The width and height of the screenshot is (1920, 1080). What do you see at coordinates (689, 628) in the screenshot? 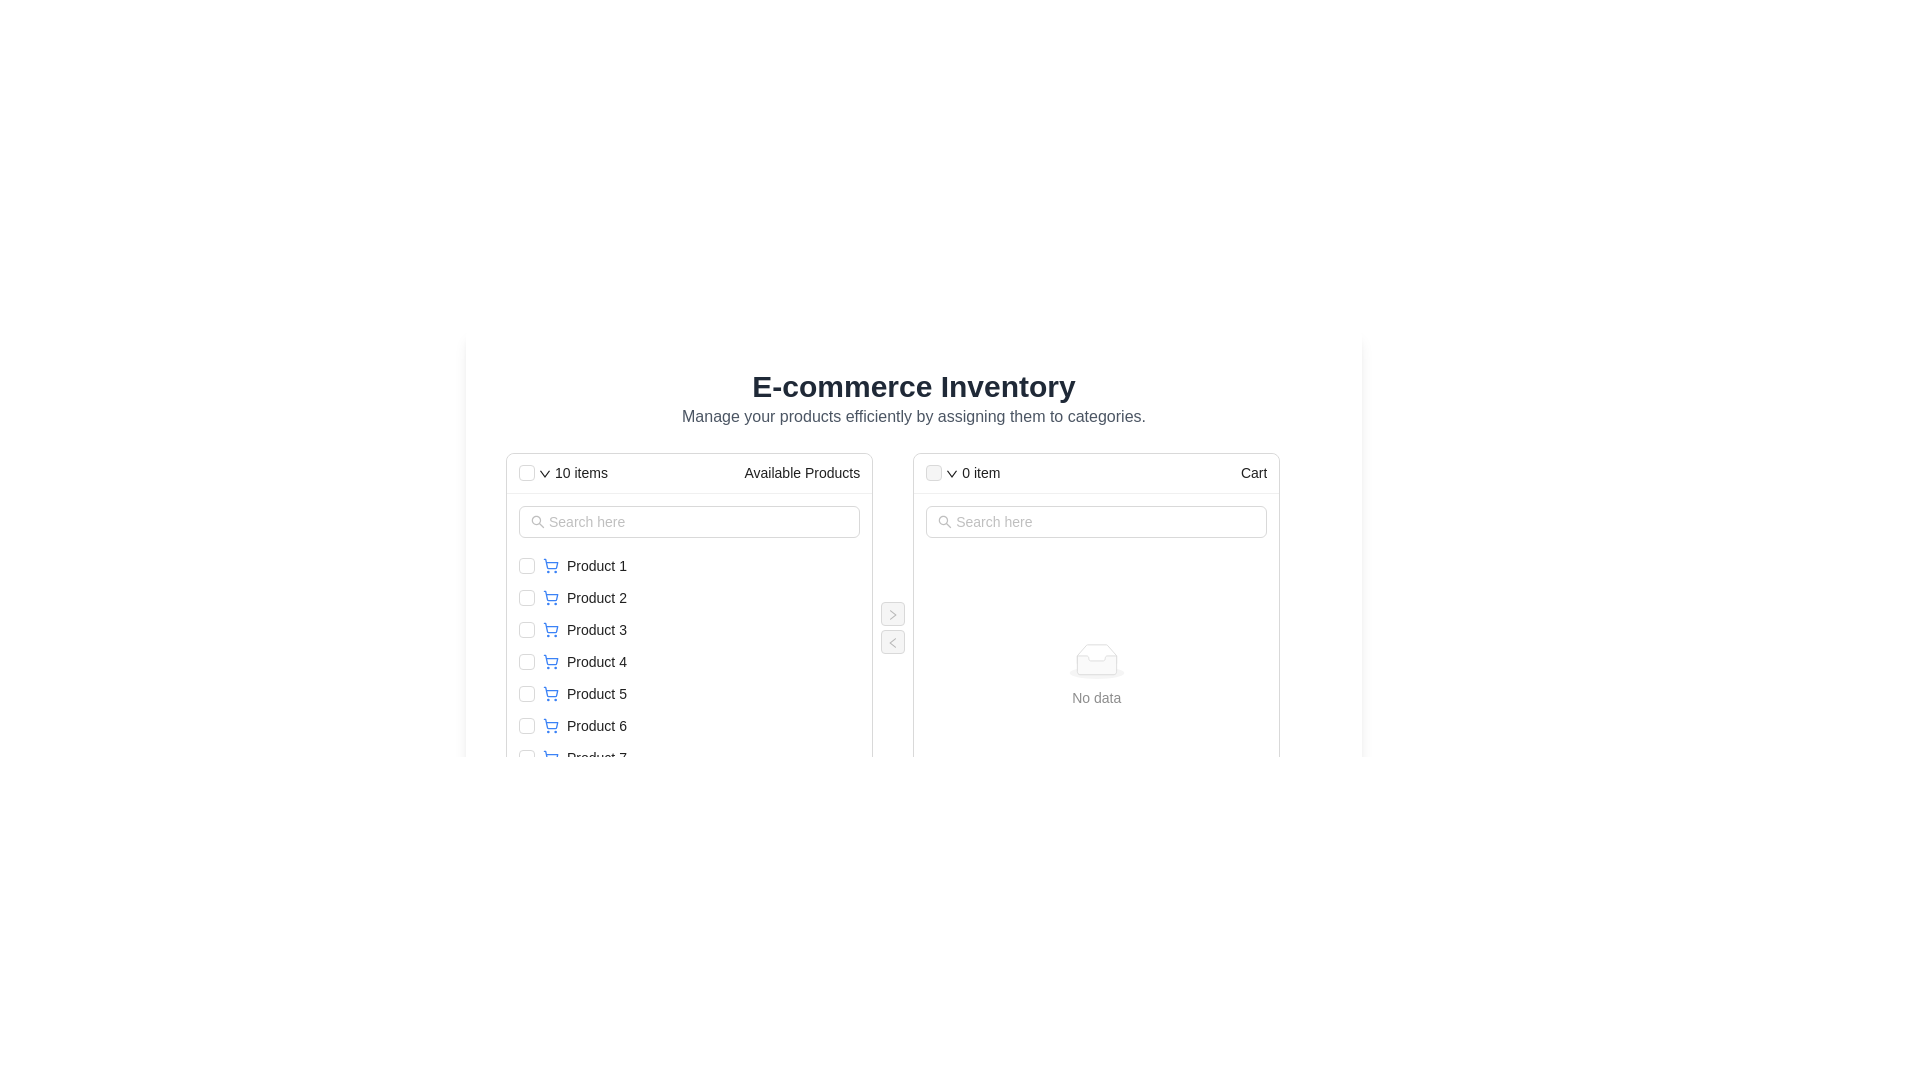
I see `the list item labeled 'Product 3' in the 'Available Products' section` at bounding box center [689, 628].